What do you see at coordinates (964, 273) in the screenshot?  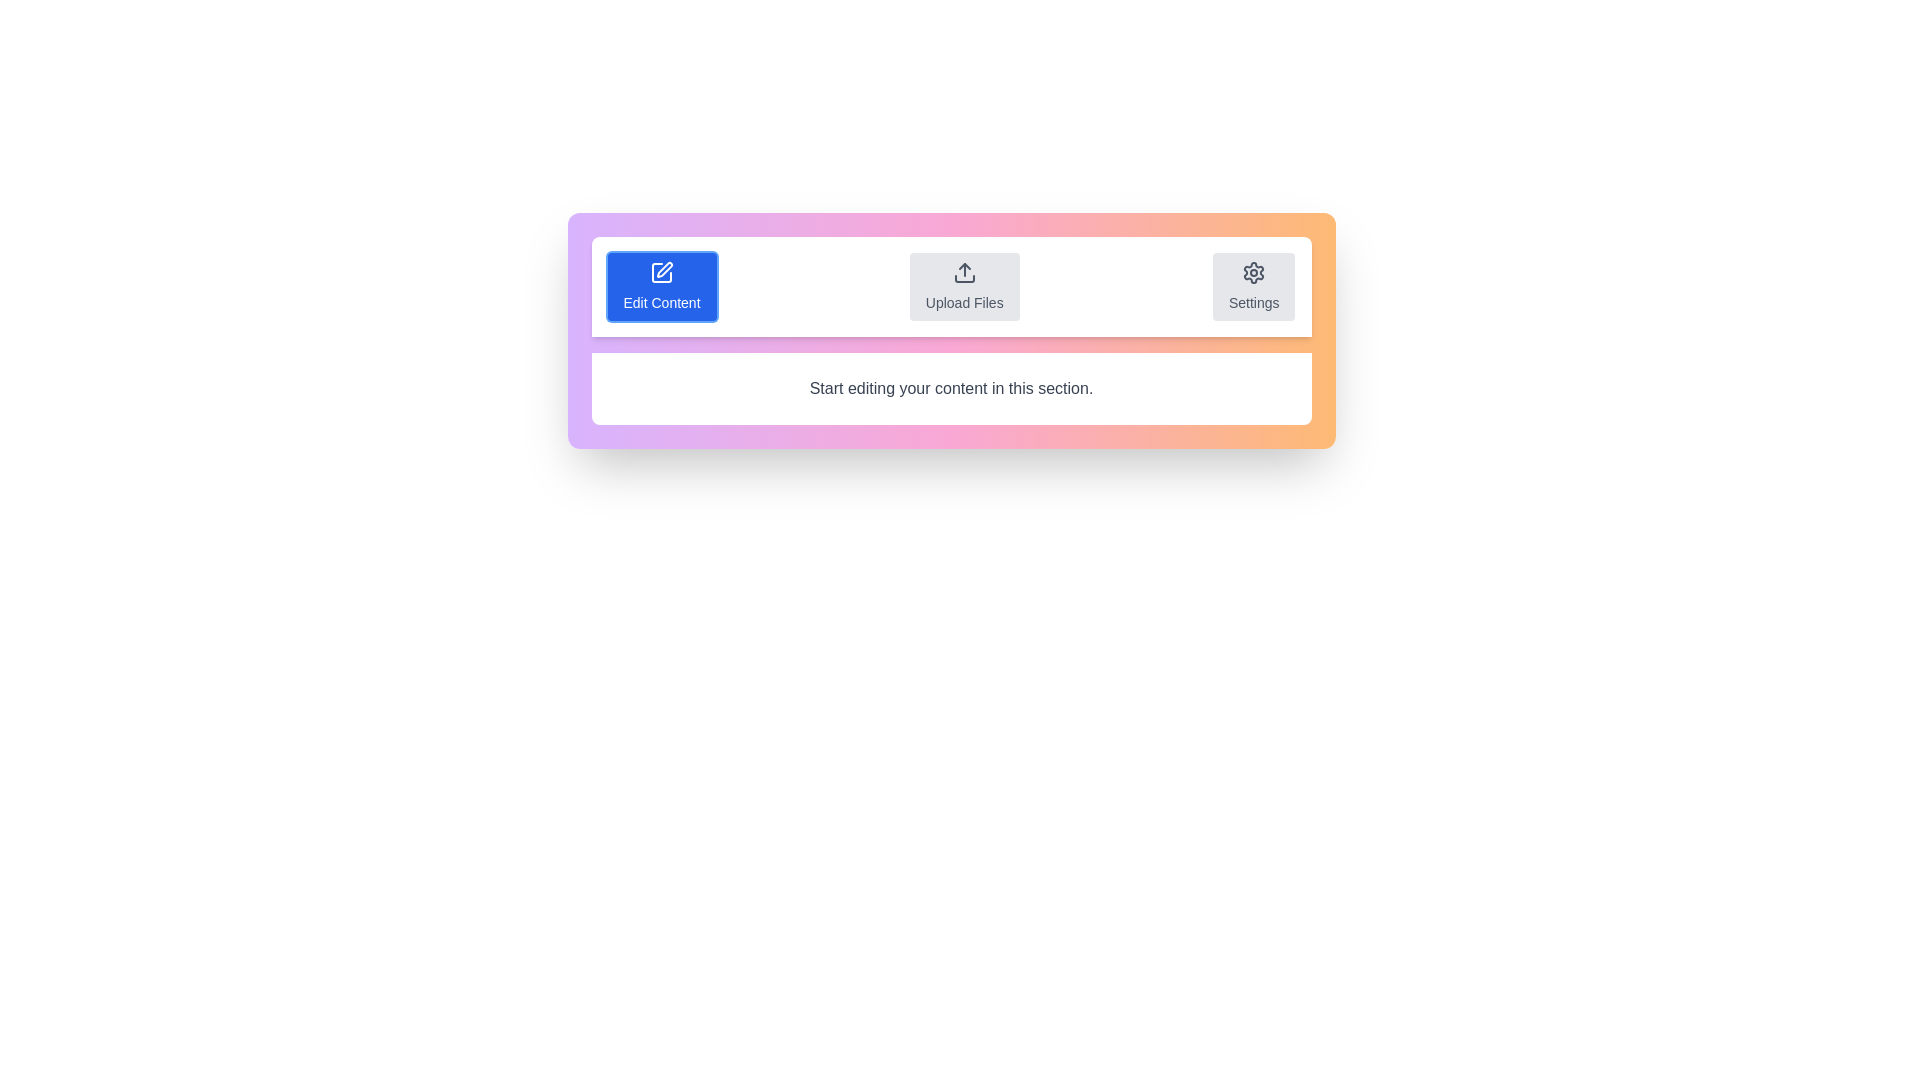 I see `the upload icon, which is a monochrome gray scale icon with an upward pointing arrow, located at the center of the 'Upload Files' block, to initiate the file upload` at bounding box center [964, 273].